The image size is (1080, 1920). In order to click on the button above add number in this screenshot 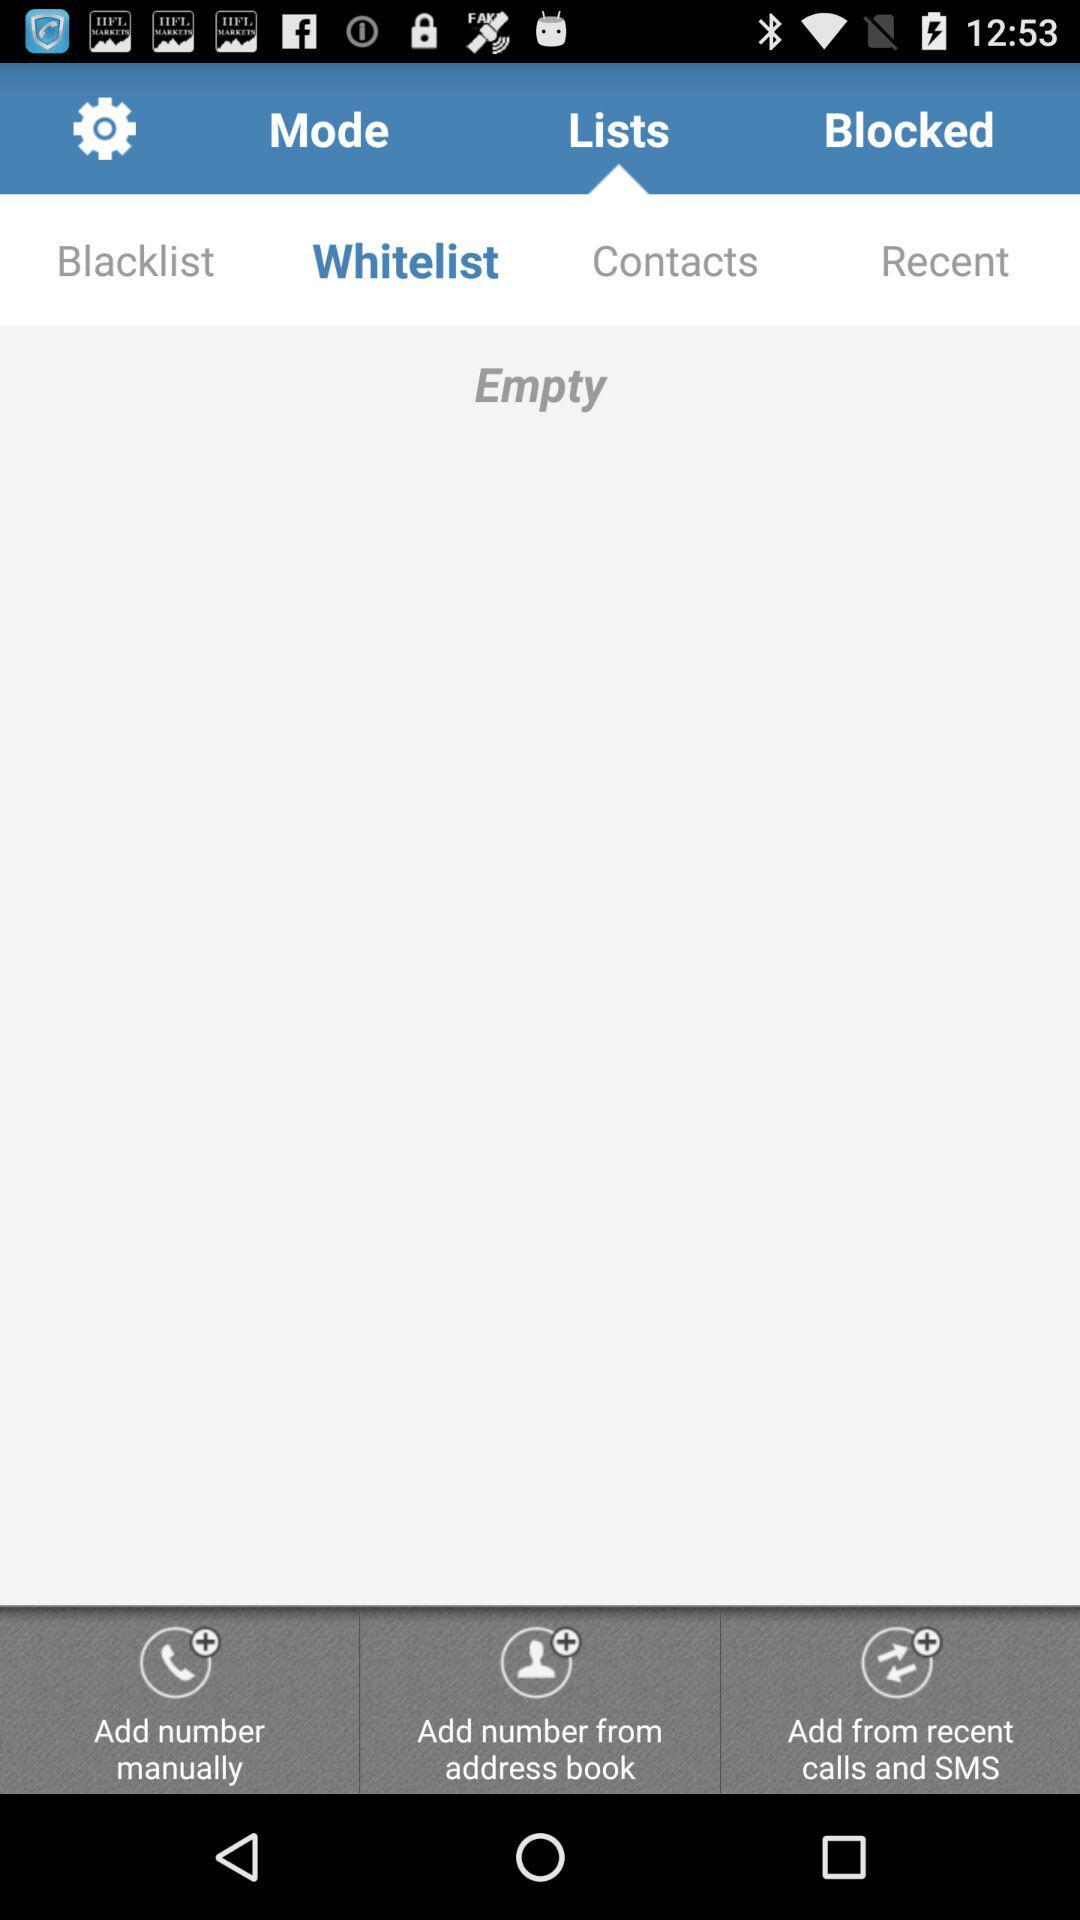, I will do `click(540, 965)`.